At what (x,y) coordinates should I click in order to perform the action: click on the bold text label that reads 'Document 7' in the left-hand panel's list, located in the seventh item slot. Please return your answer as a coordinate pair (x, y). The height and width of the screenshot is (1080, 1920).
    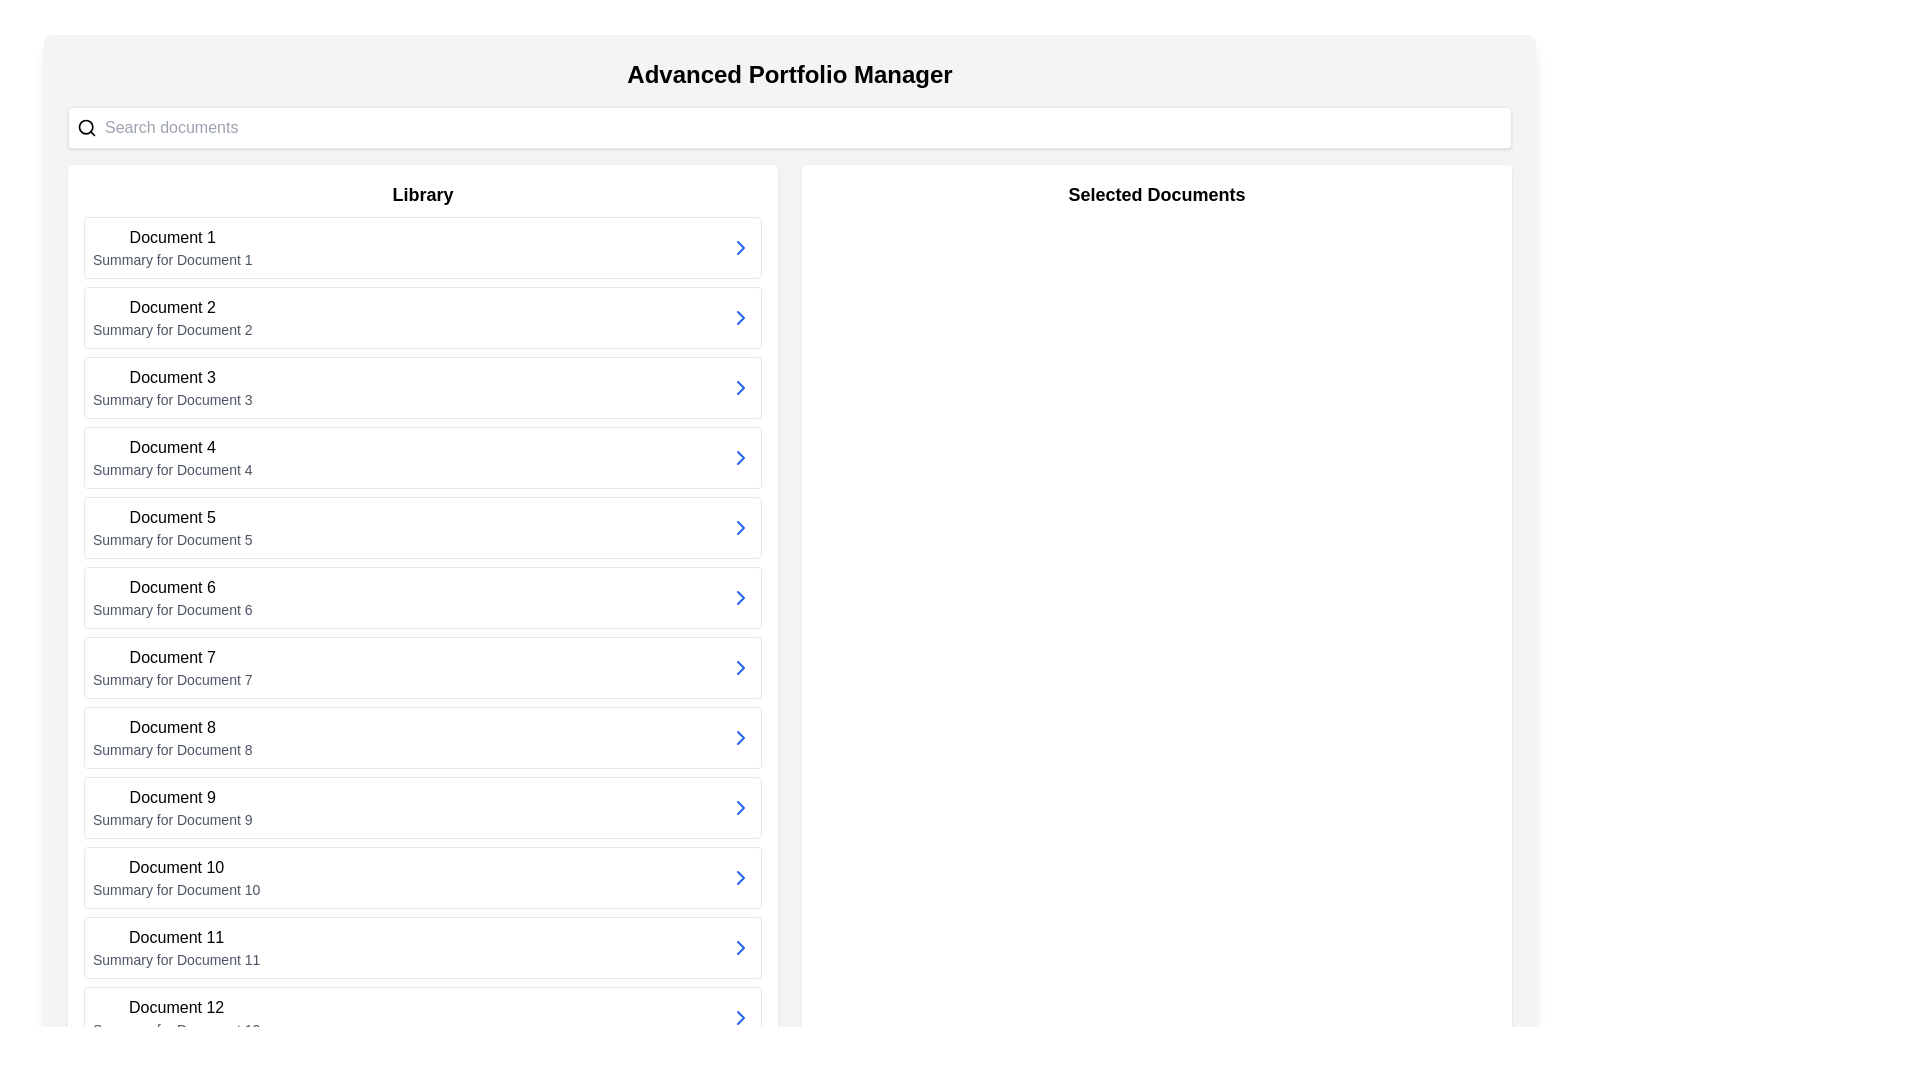
    Looking at the image, I should click on (172, 658).